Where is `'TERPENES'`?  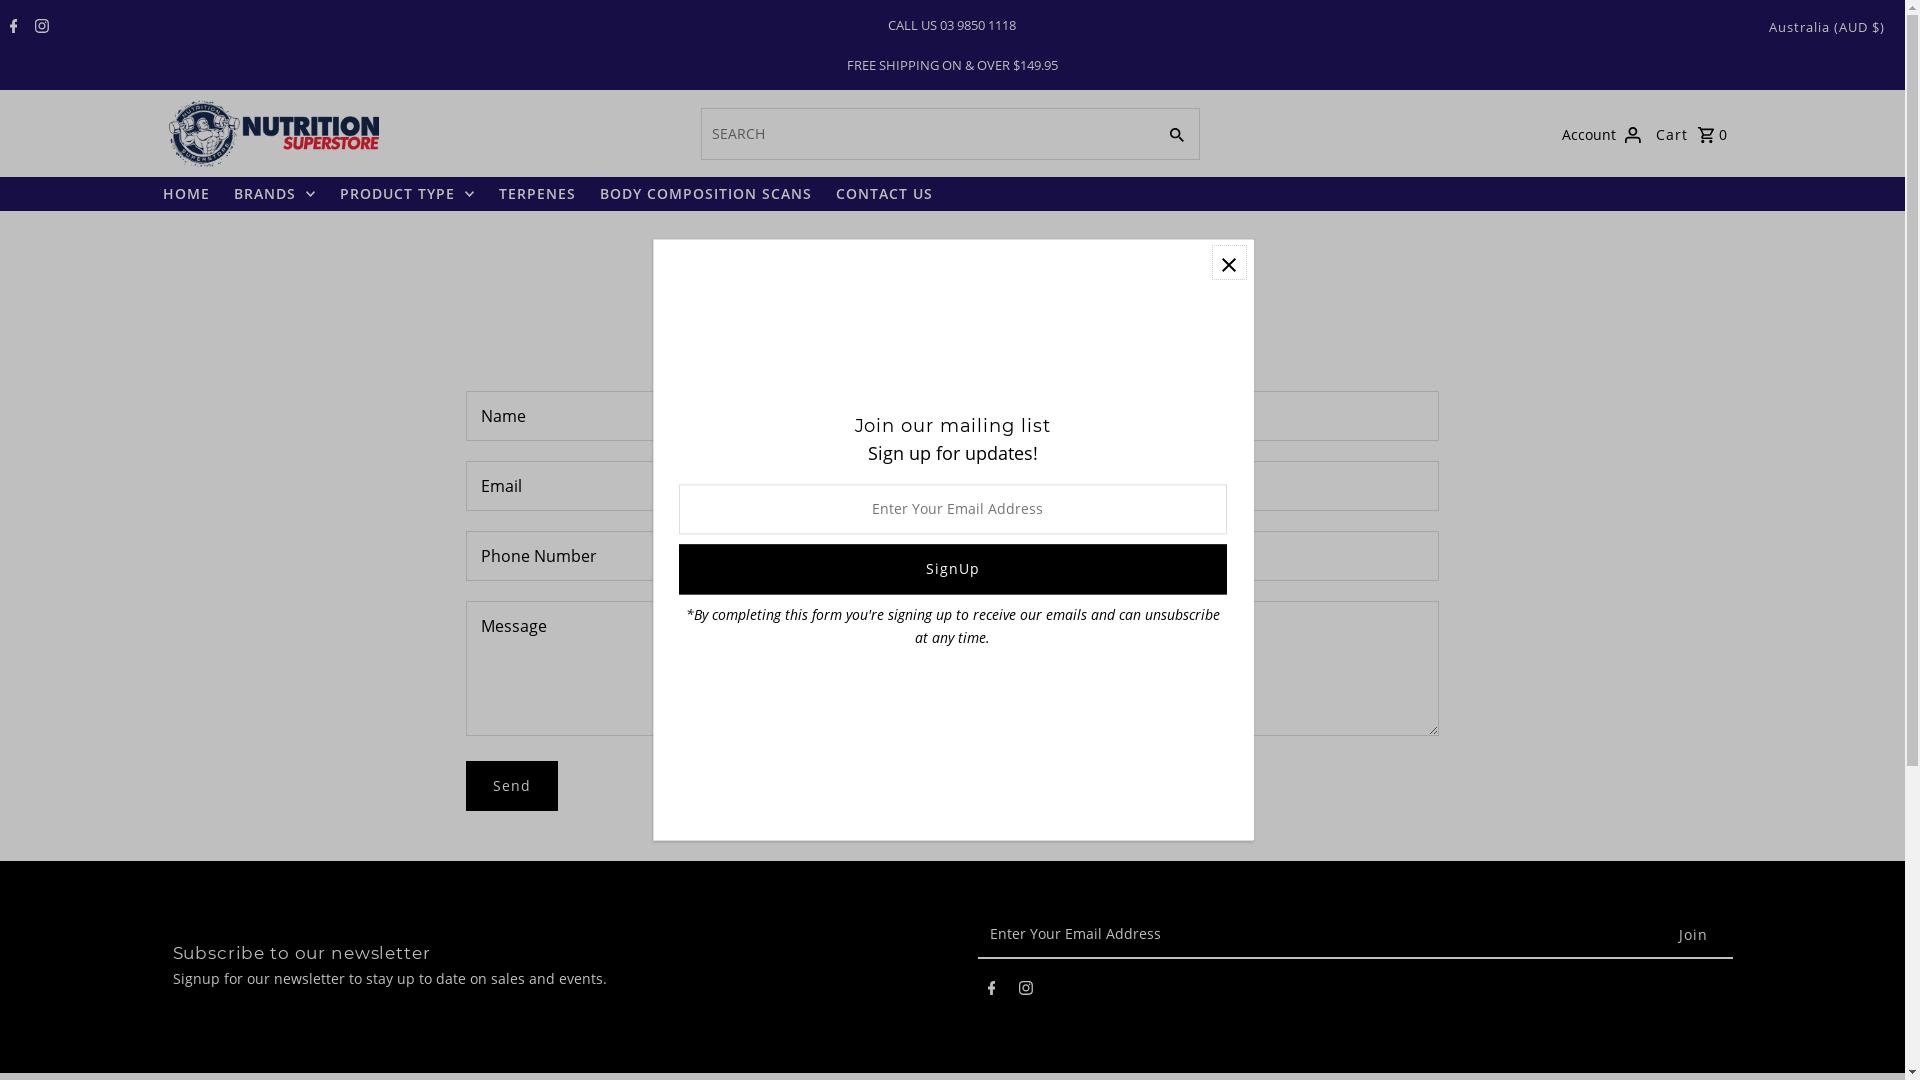 'TERPENES' is located at coordinates (536, 193).